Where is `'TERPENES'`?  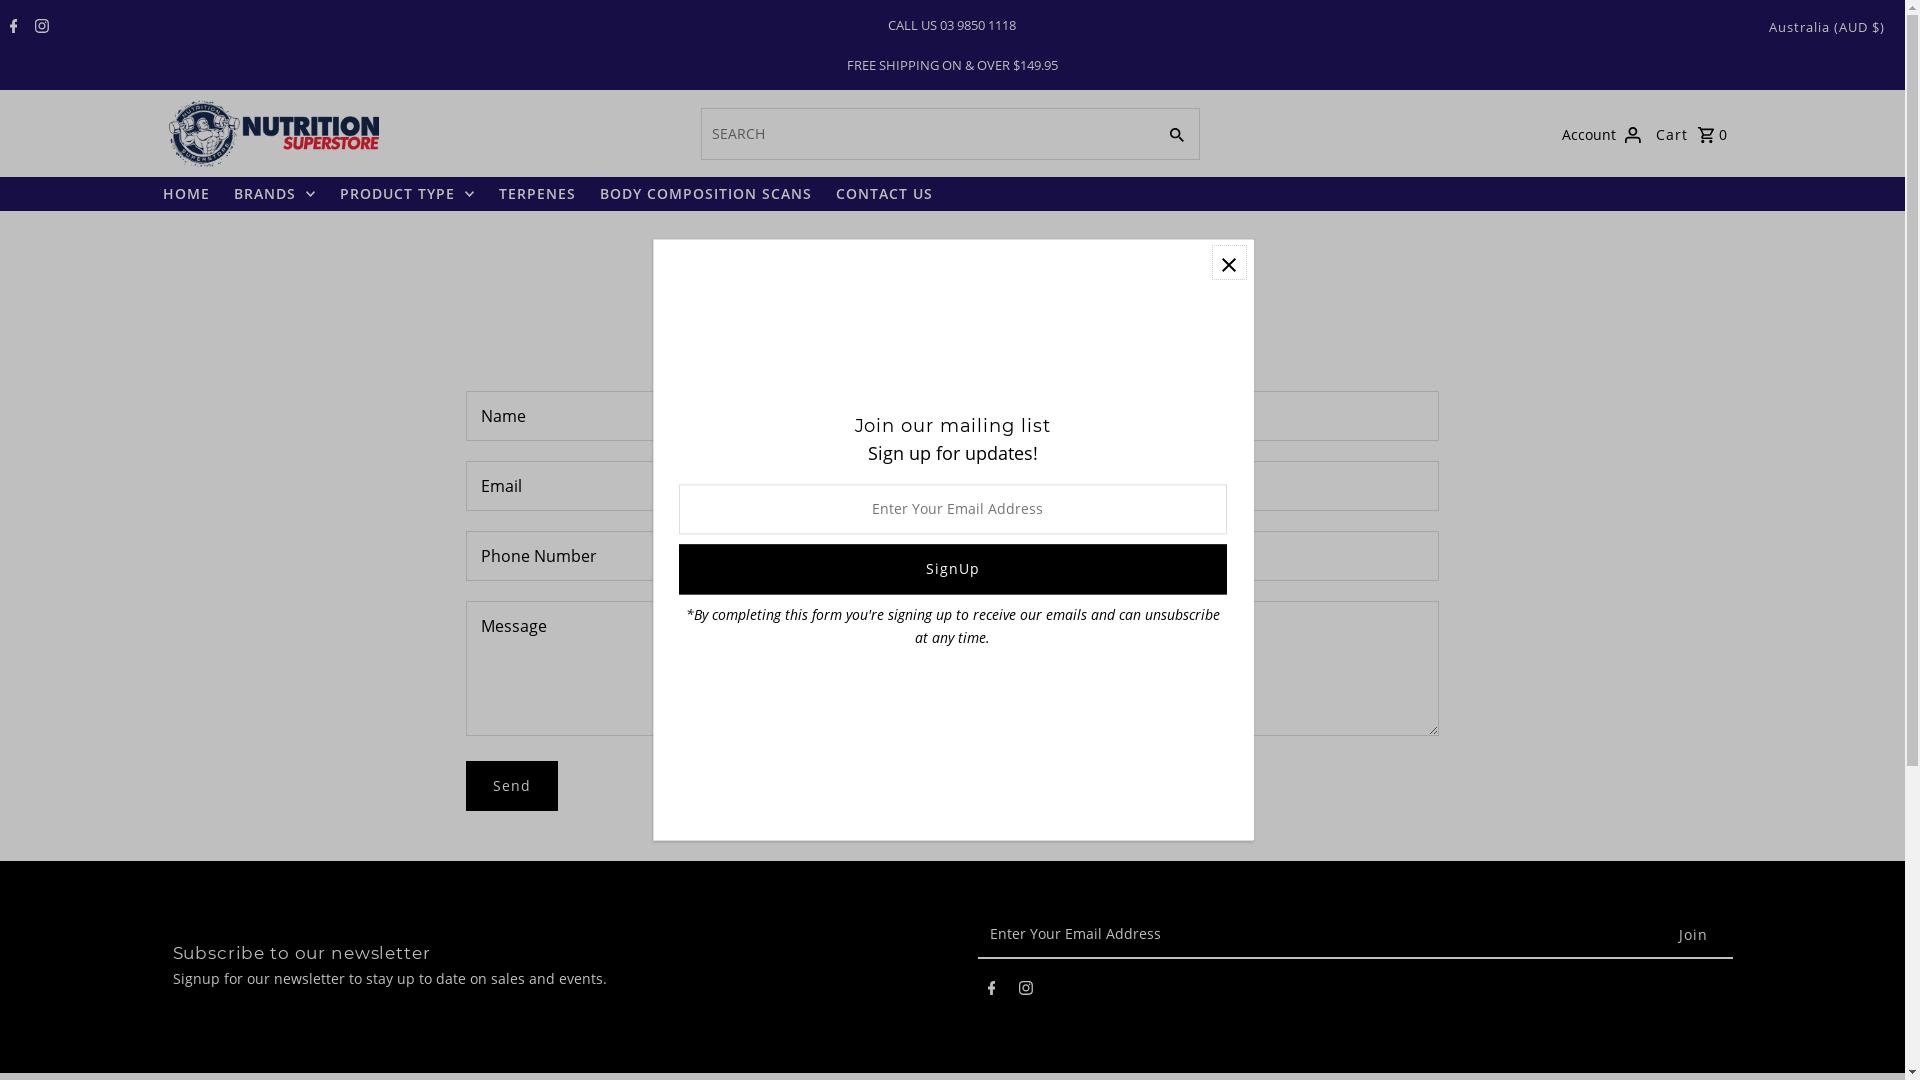 'TERPENES' is located at coordinates (536, 193).